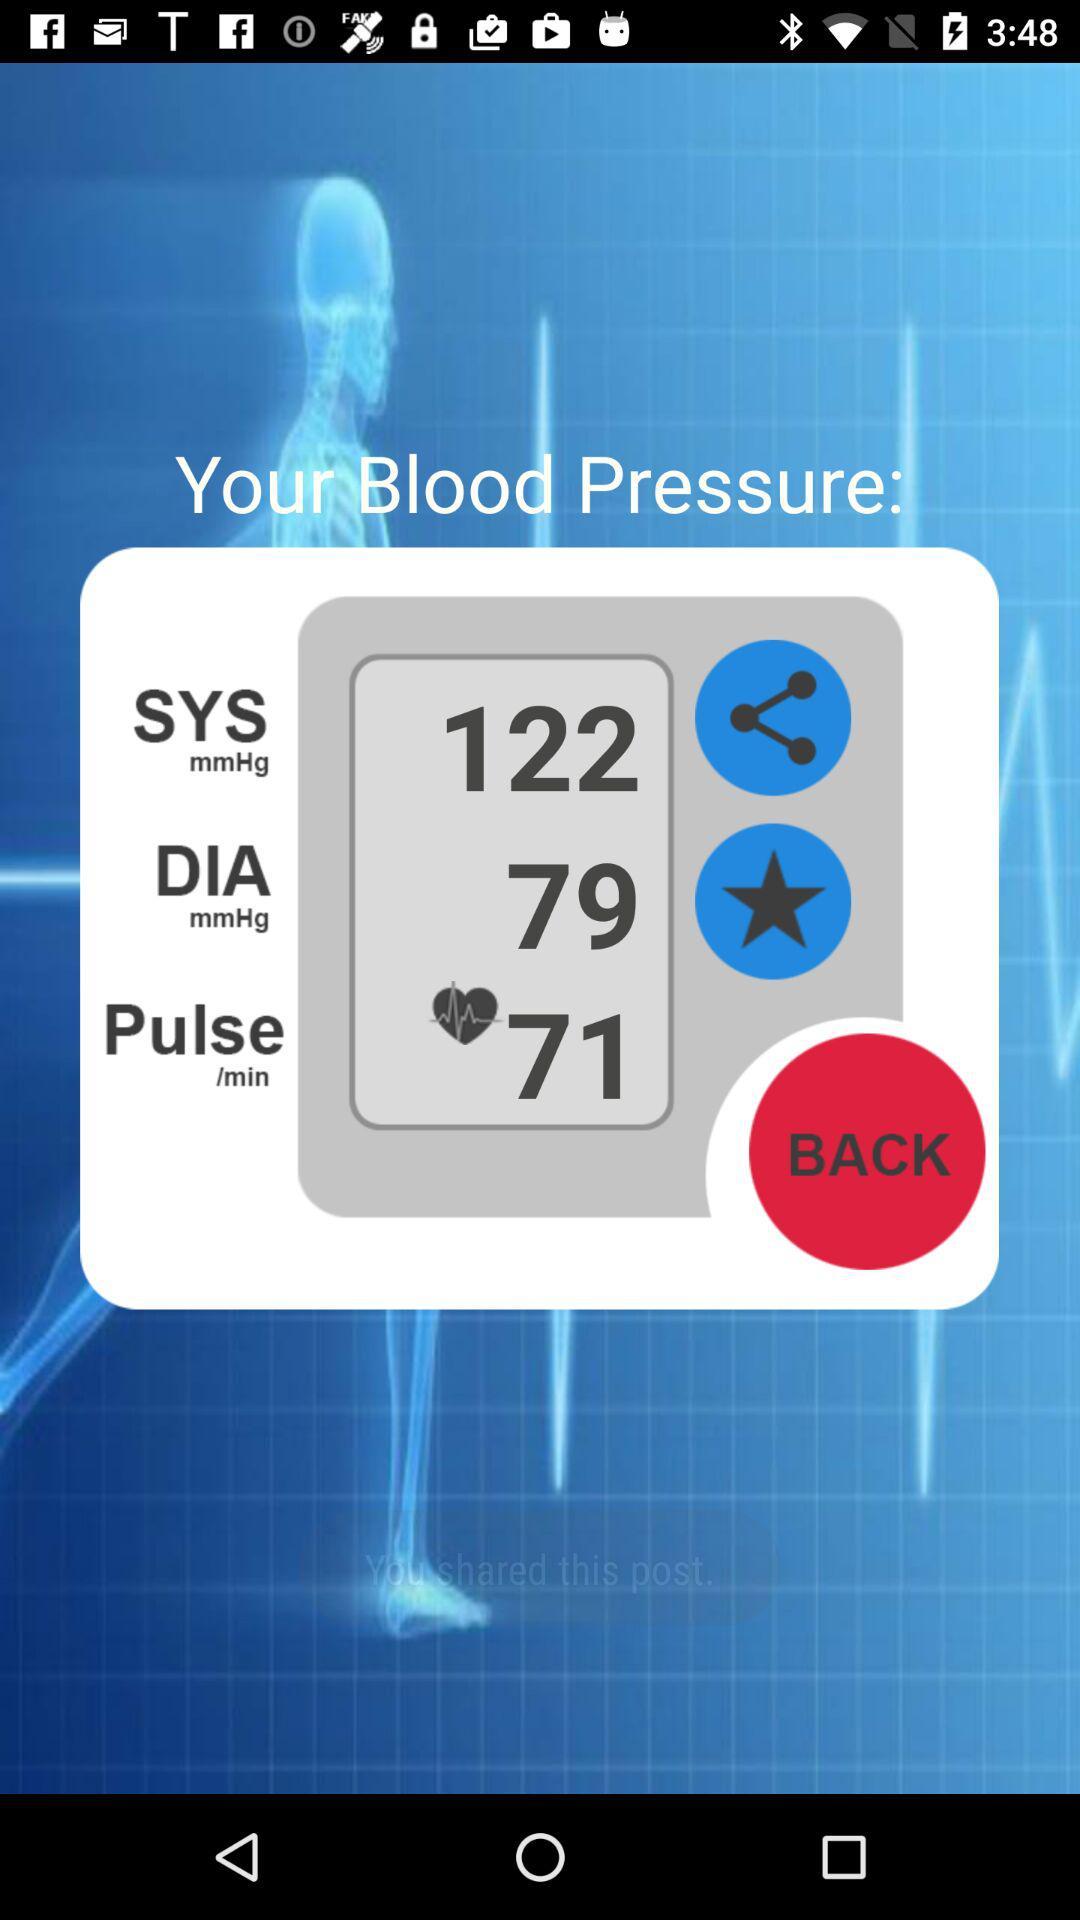 The width and height of the screenshot is (1080, 1920). What do you see at coordinates (772, 901) in the screenshot?
I see `results` at bounding box center [772, 901].